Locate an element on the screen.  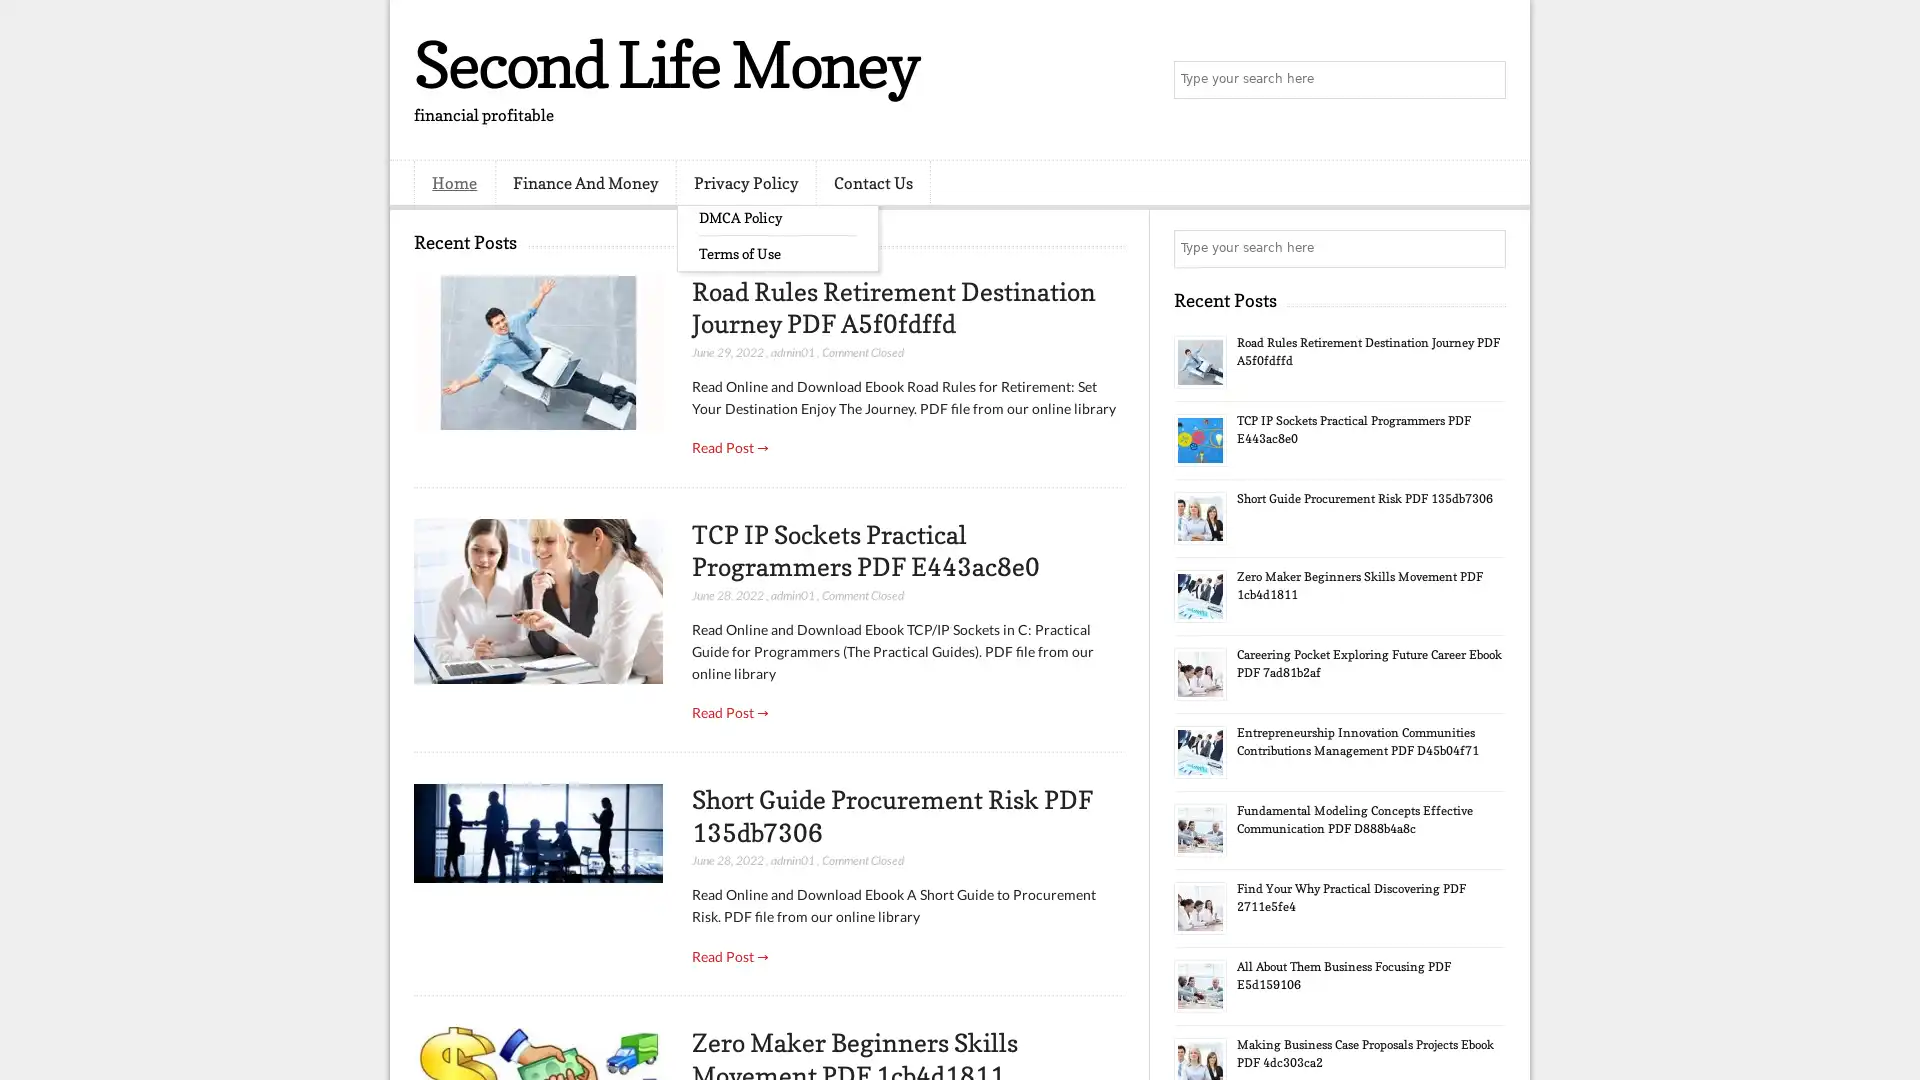
Search is located at coordinates (1485, 80).